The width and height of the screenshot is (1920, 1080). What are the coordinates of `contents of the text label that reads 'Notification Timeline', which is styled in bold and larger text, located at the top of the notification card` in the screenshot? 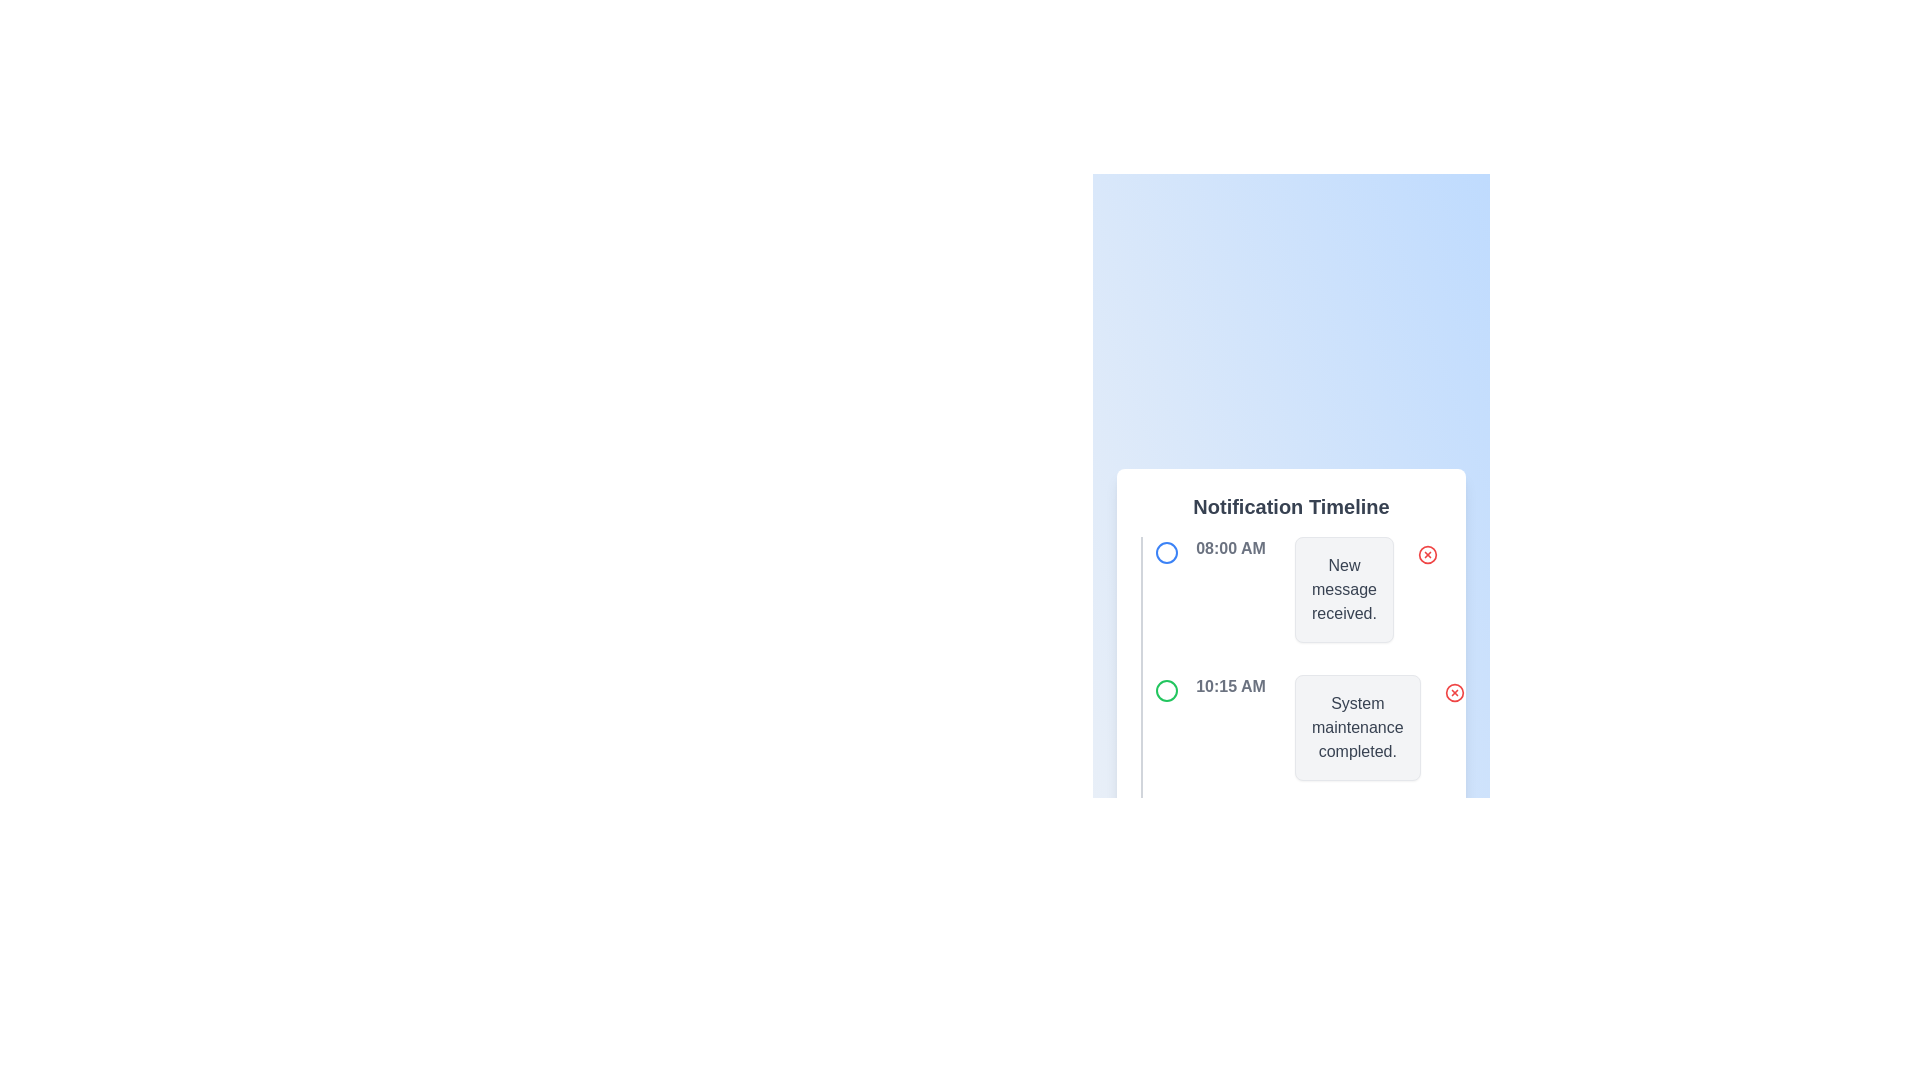 It's located at (1291, 505).